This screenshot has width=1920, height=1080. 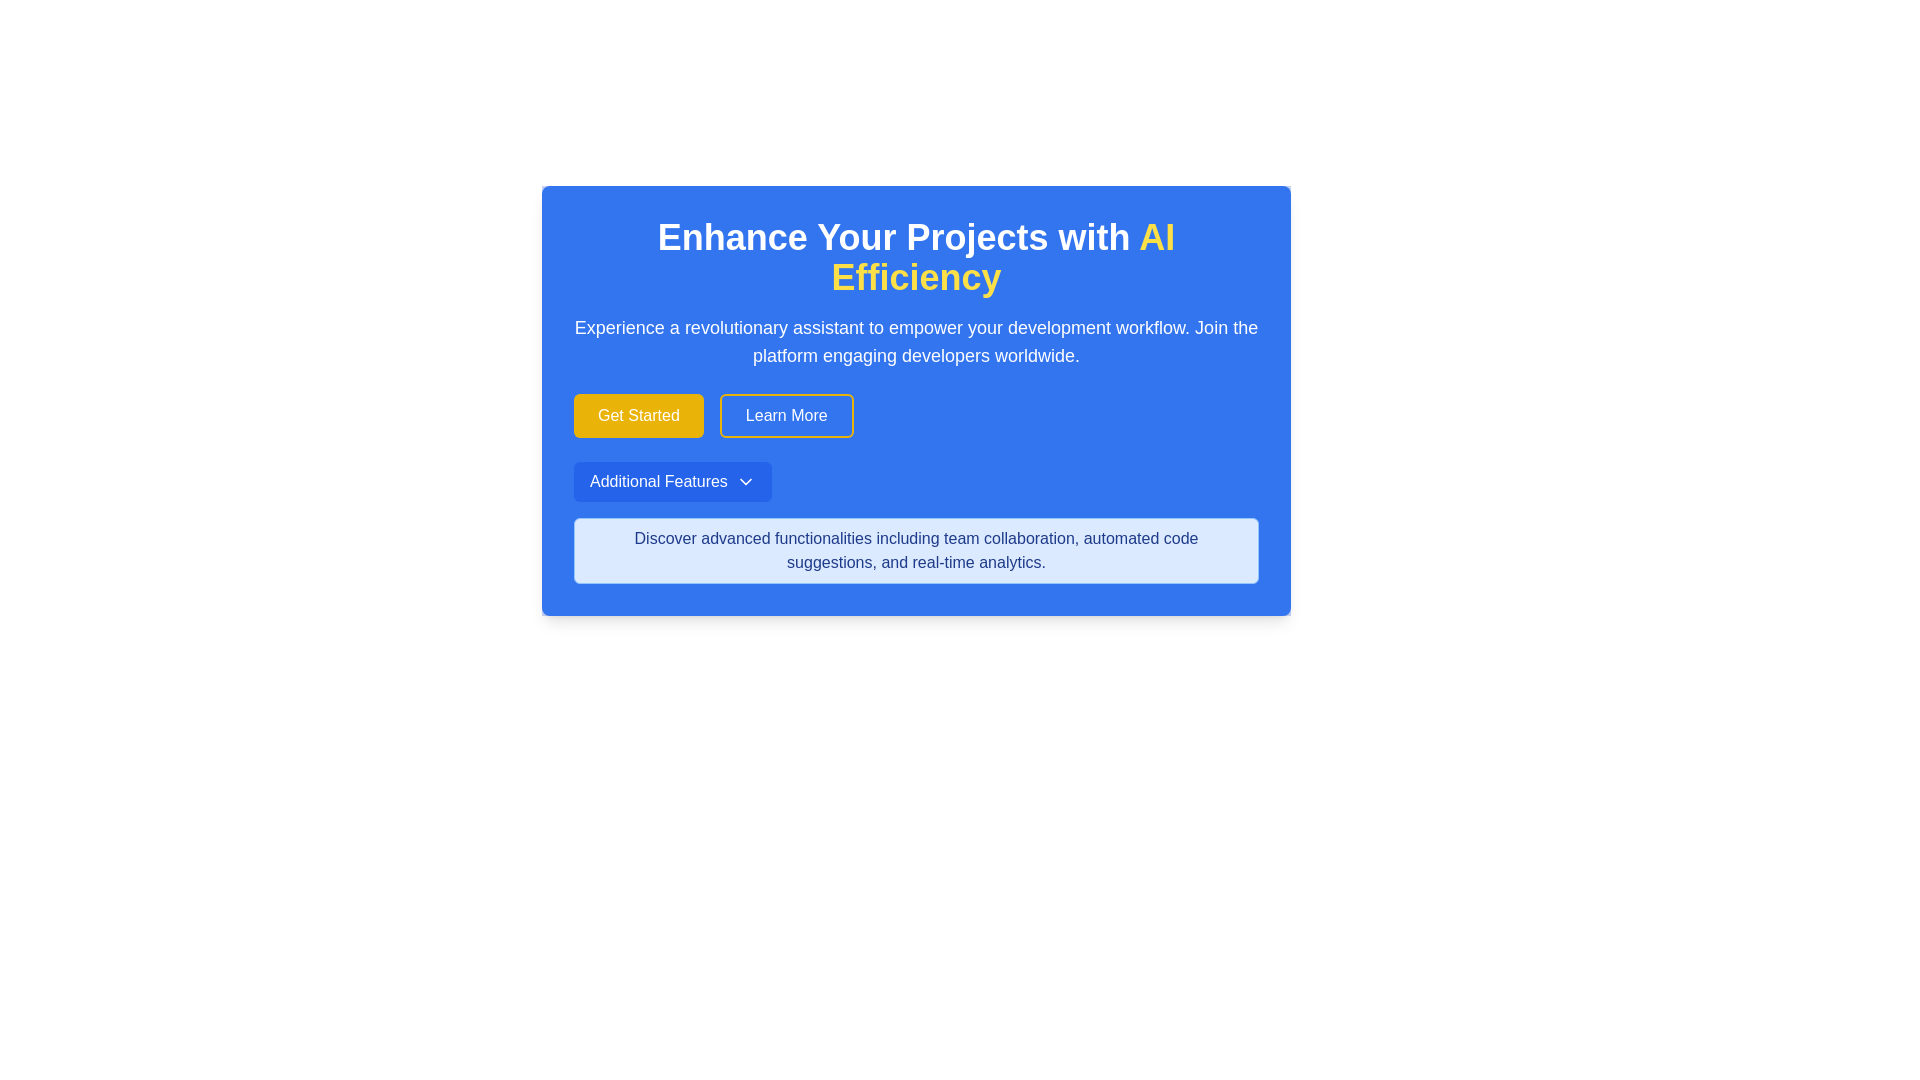 What do you see at coordinates (672, 482) in the screenshot?
I see `the third interactive button located below the 'Get Started' and 'Learn More' buttons` at bounding box center [672, 482].